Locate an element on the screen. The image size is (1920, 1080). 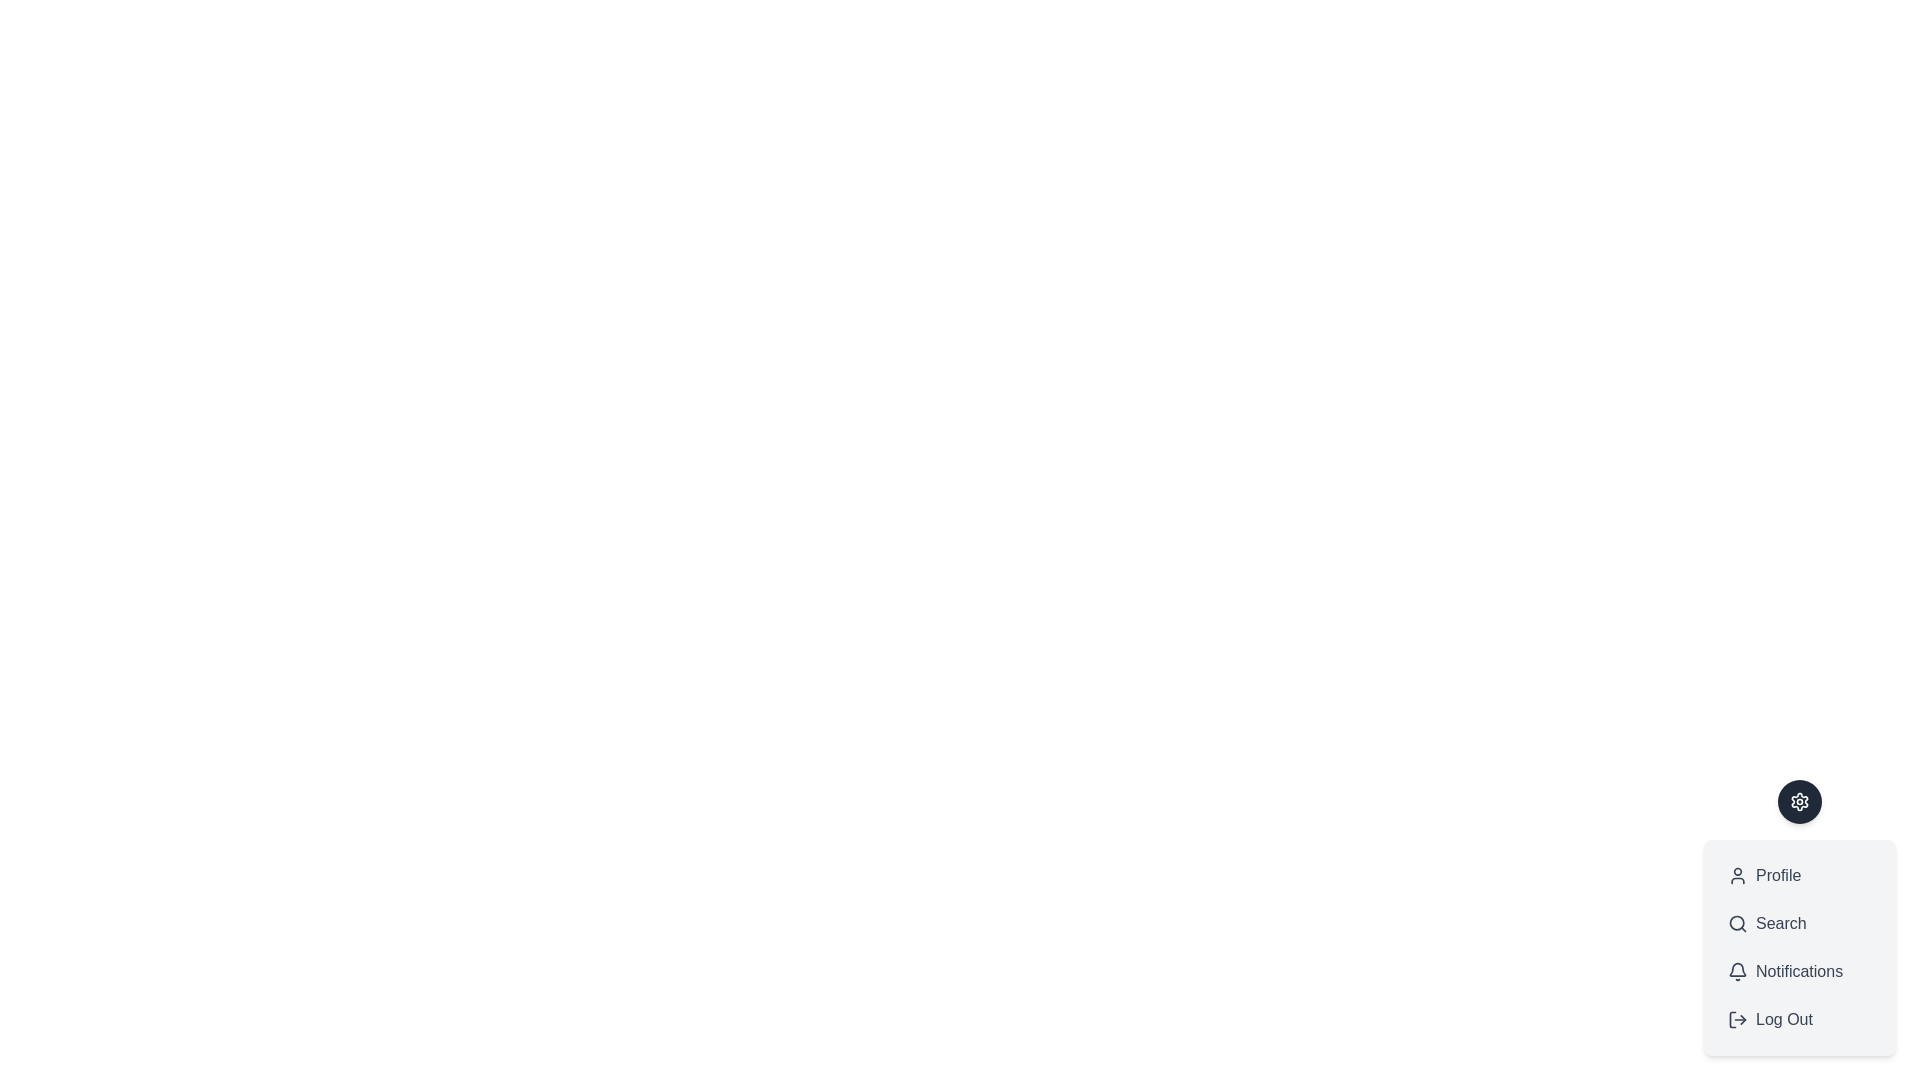
the settings icon located in the bottom-right corner of the interface is located at coordinates (1800, 801).